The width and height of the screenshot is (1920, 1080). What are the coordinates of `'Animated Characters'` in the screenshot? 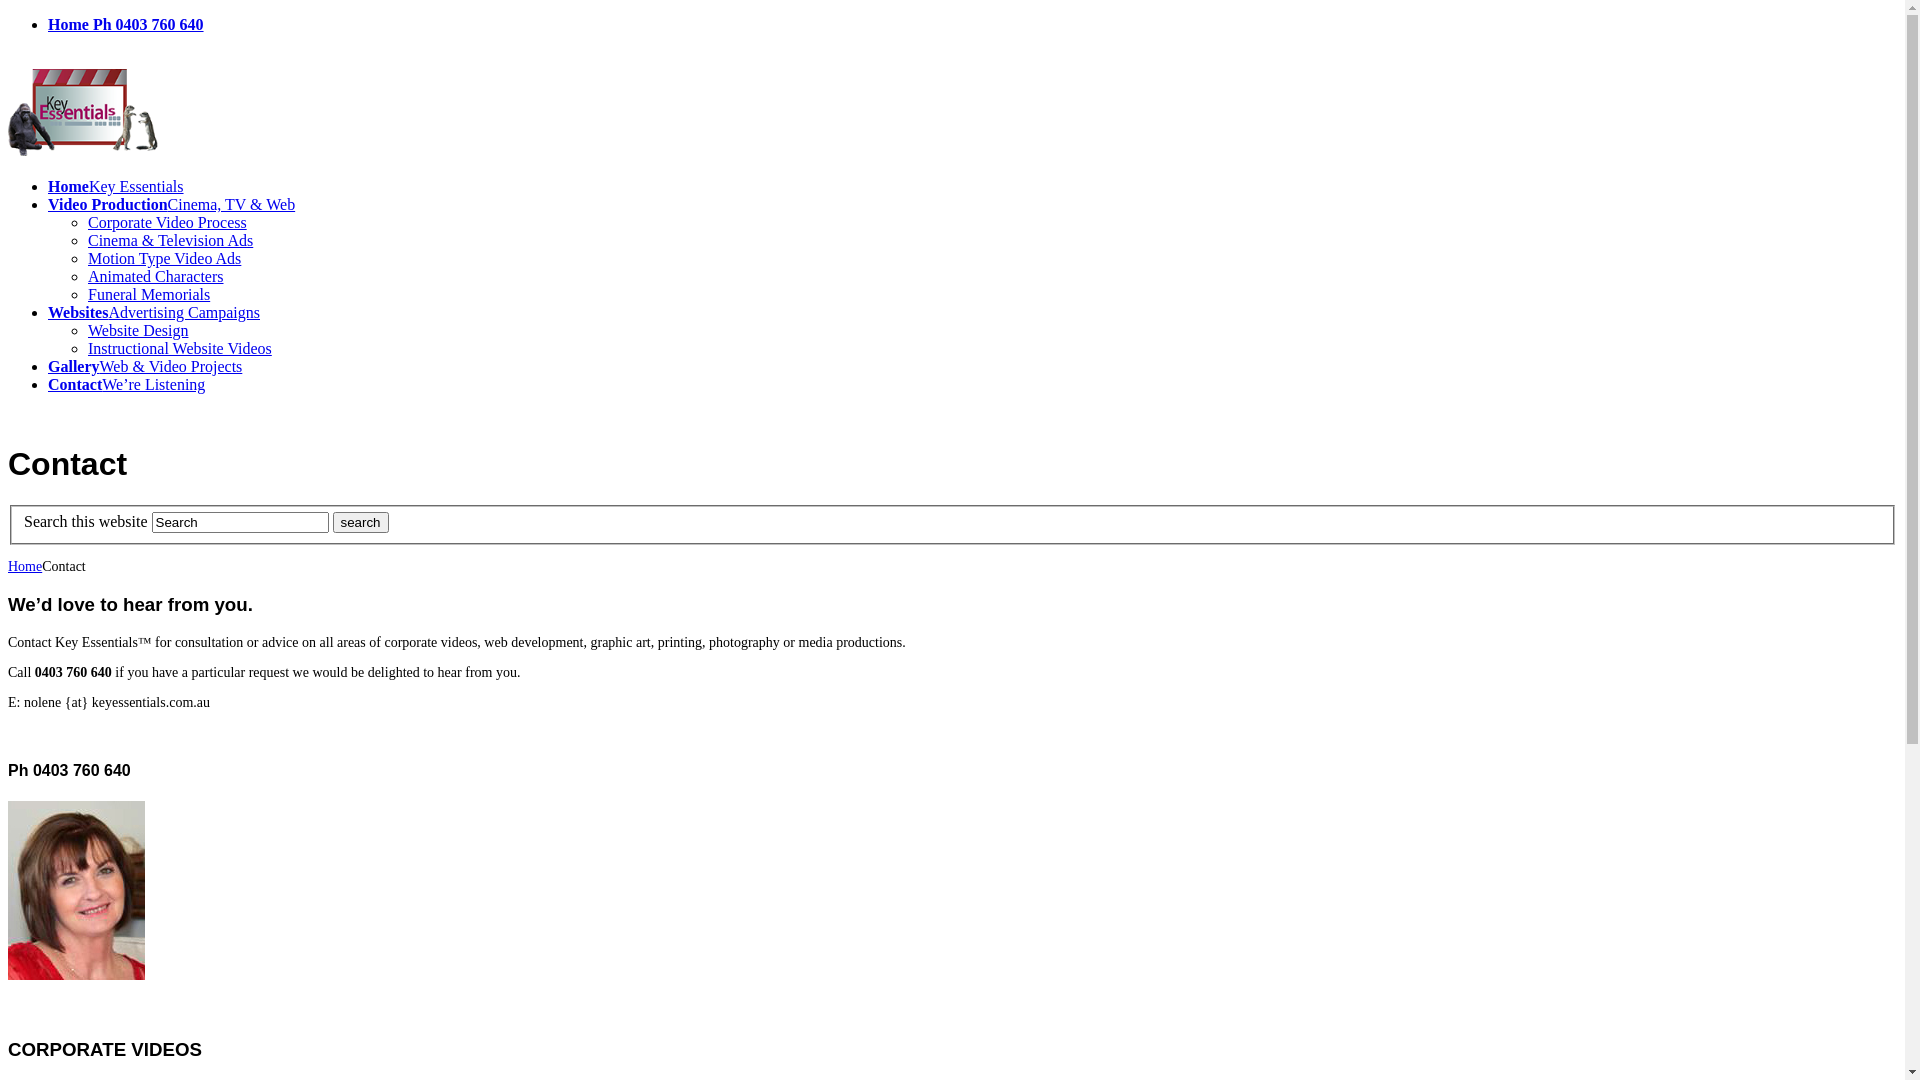 It's located at (155, 276).